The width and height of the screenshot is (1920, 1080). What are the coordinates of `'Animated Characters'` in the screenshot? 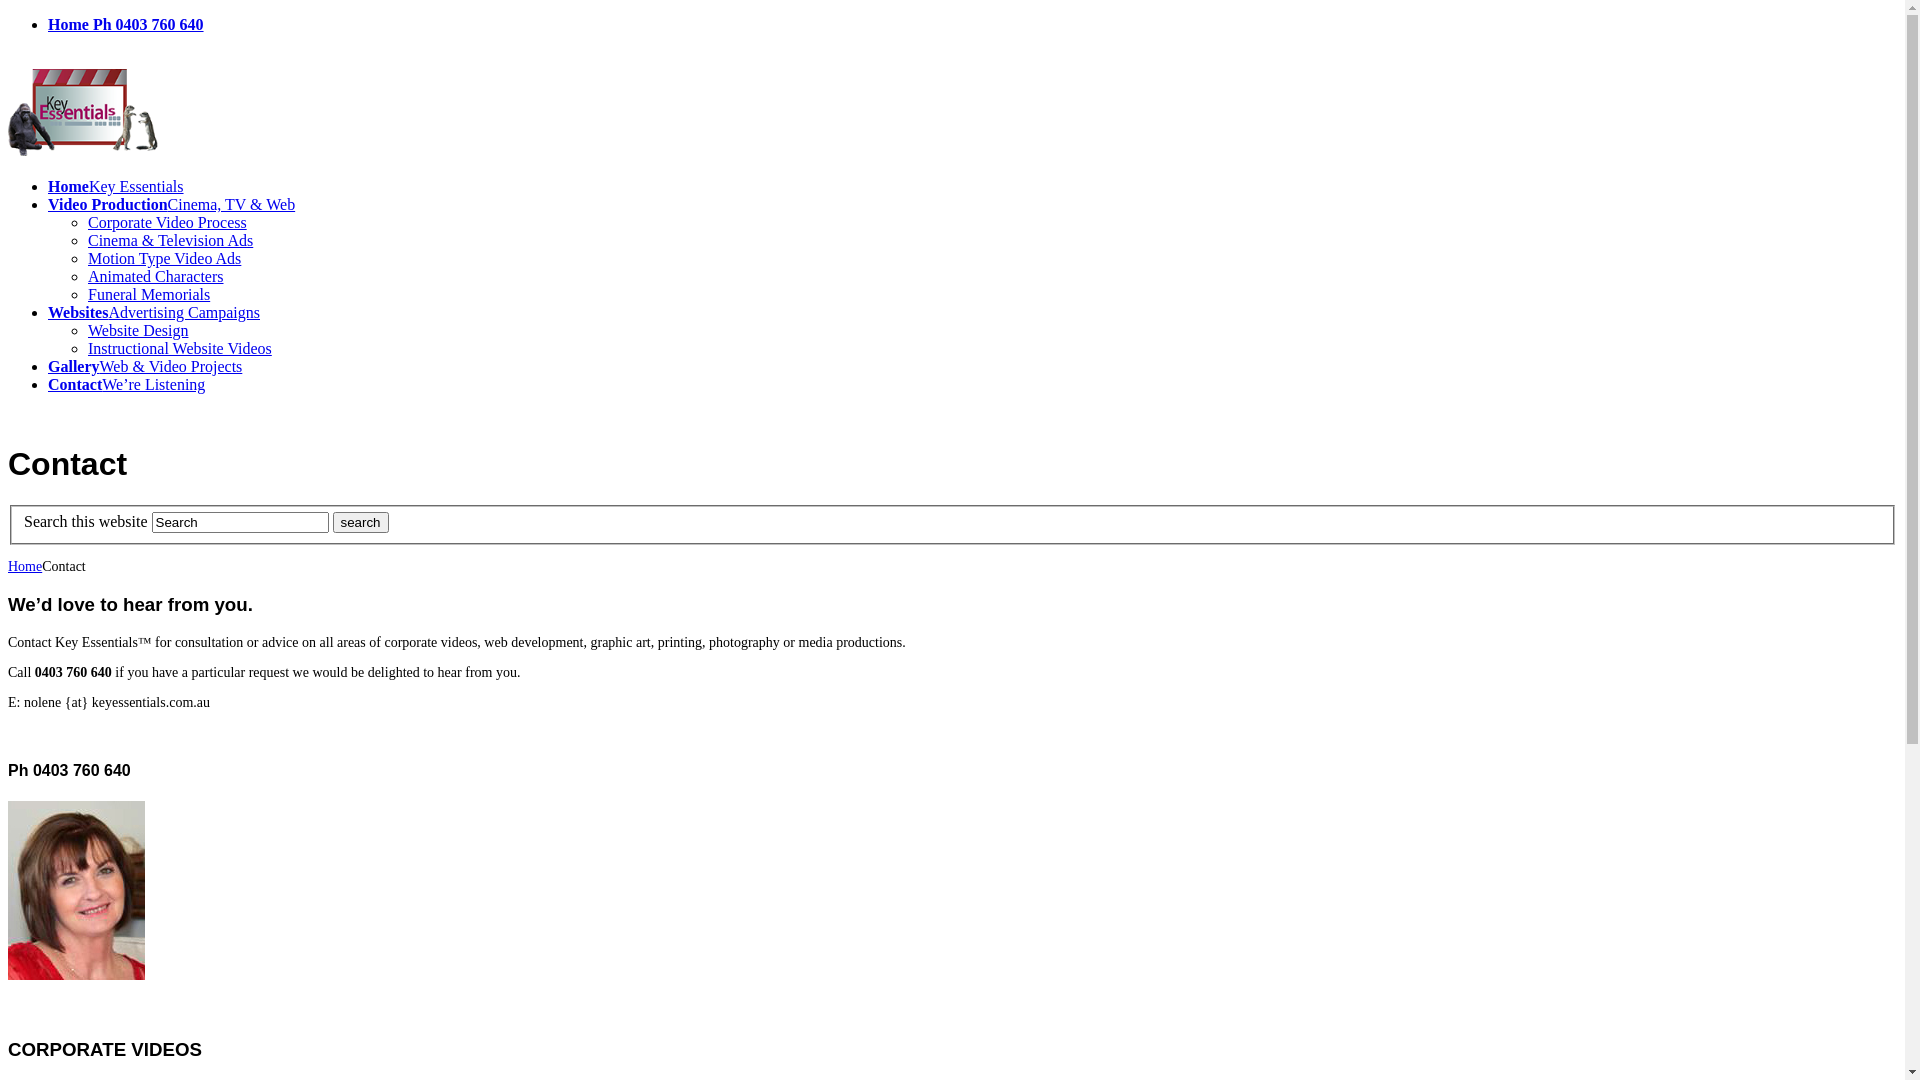 It's located at (155, 276).